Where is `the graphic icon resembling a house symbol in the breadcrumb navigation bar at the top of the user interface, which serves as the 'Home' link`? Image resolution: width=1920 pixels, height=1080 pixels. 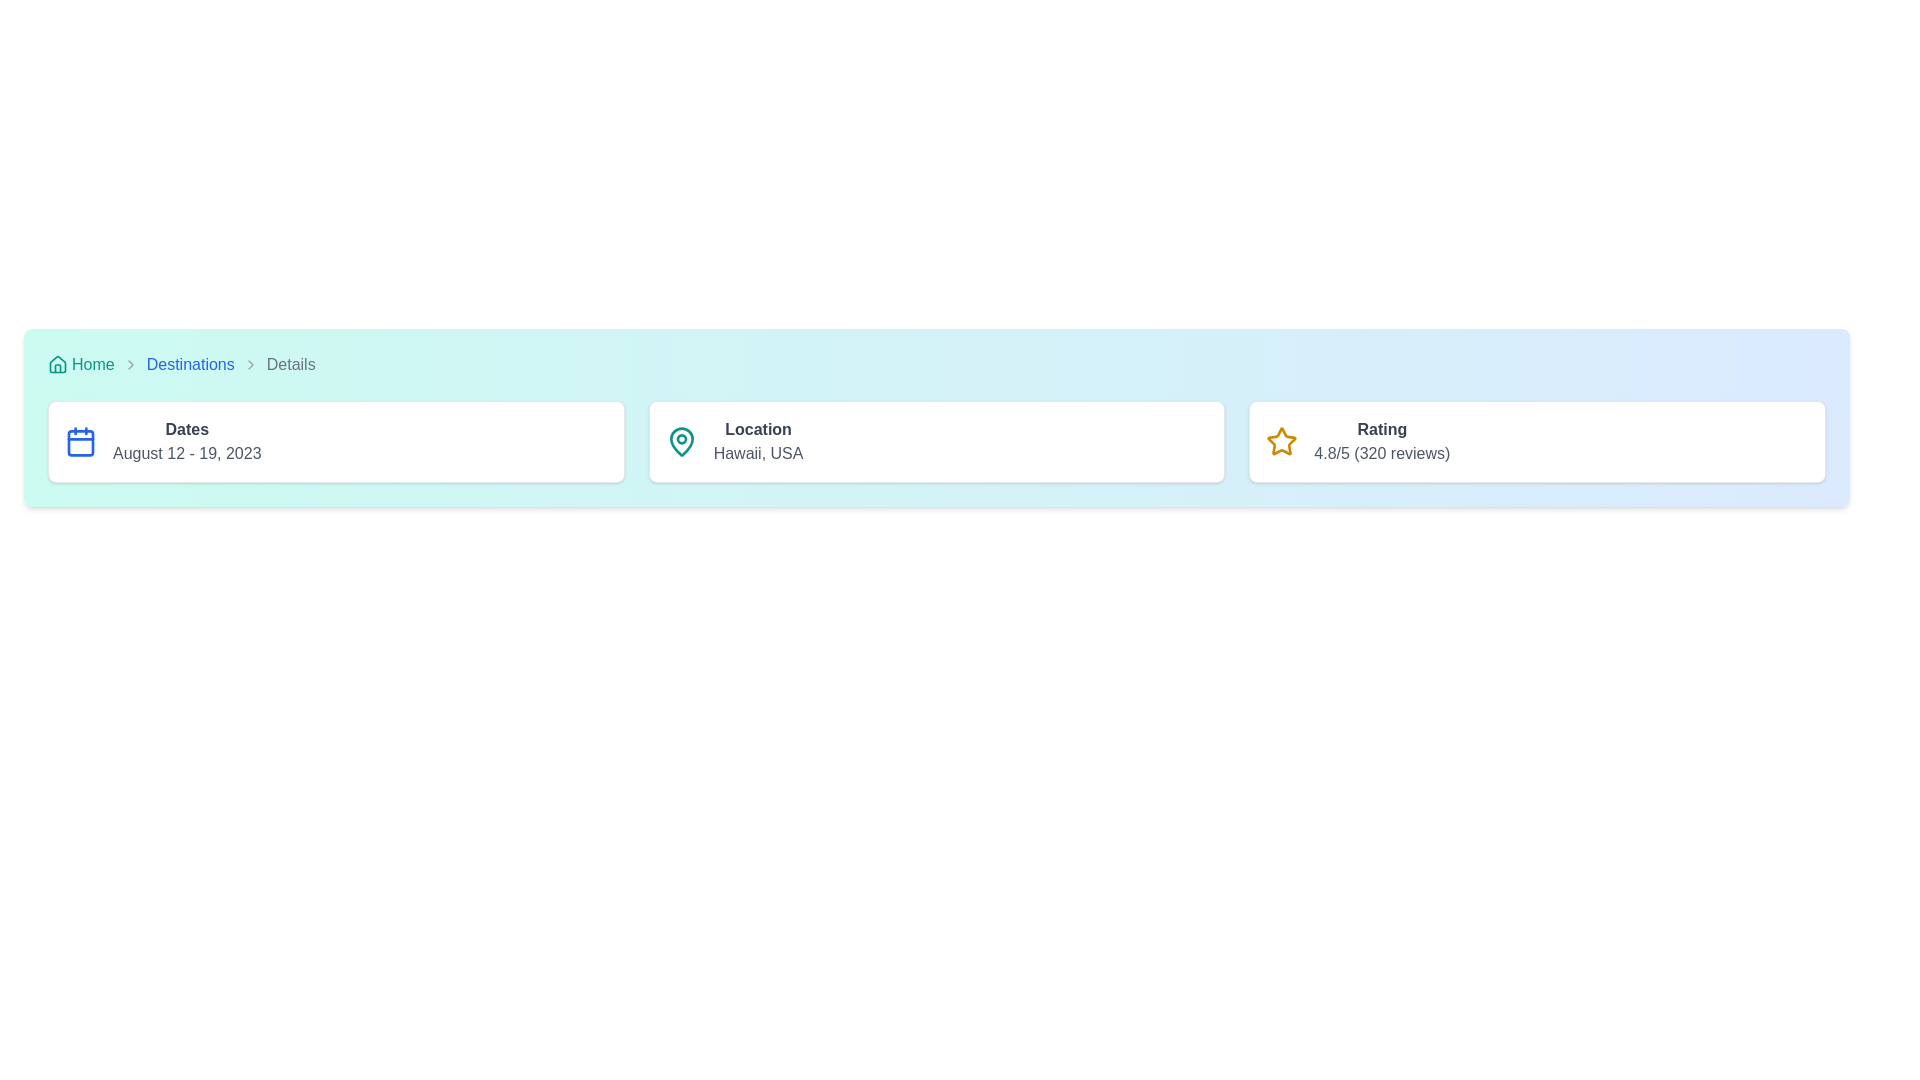 the graphic icon resembling a house symbol in the breadcrumb navigation bar at the top of the user interface, which serves as the 'Home' link is located at coordinates (57, 363).